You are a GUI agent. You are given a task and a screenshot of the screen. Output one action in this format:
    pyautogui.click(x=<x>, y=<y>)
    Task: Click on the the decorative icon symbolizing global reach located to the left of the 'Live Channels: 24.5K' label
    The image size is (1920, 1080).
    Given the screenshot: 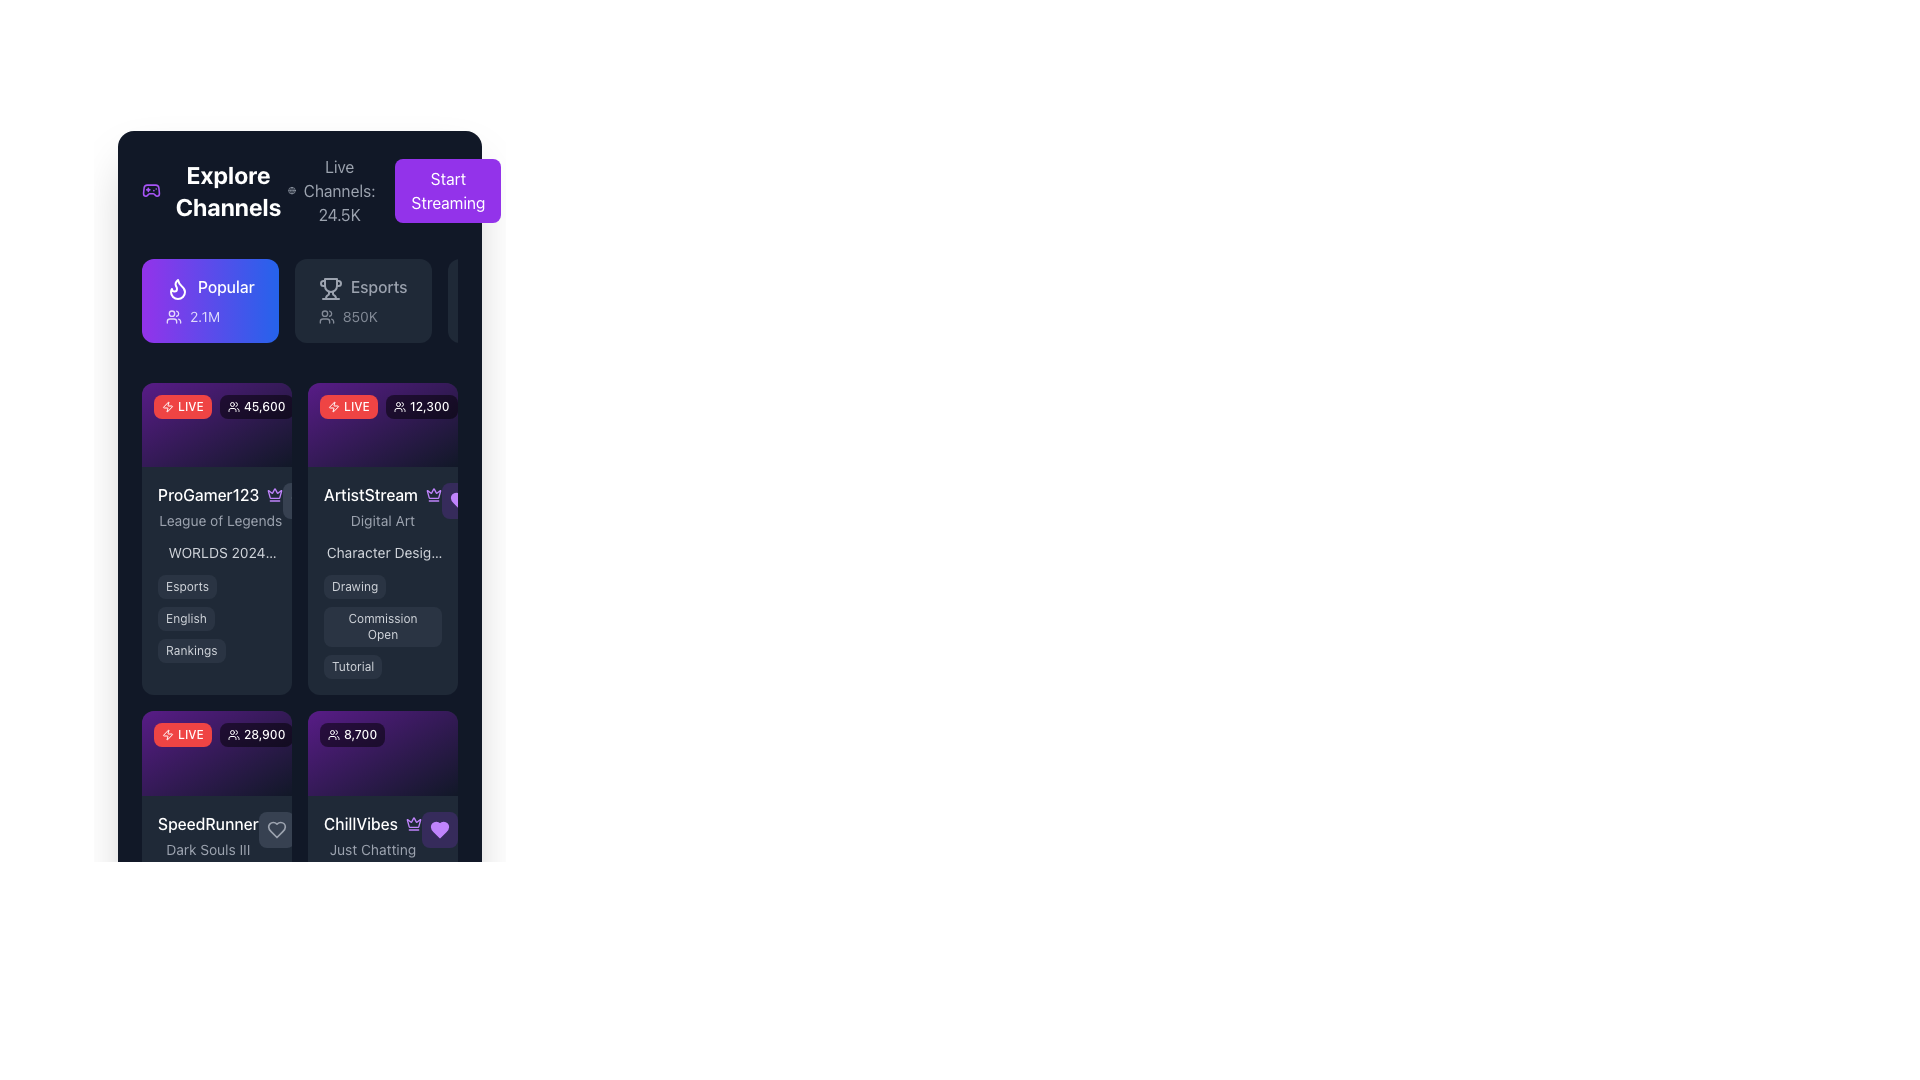 What is the action you would take?
    pyautogui.click(x=290, y=191)
    